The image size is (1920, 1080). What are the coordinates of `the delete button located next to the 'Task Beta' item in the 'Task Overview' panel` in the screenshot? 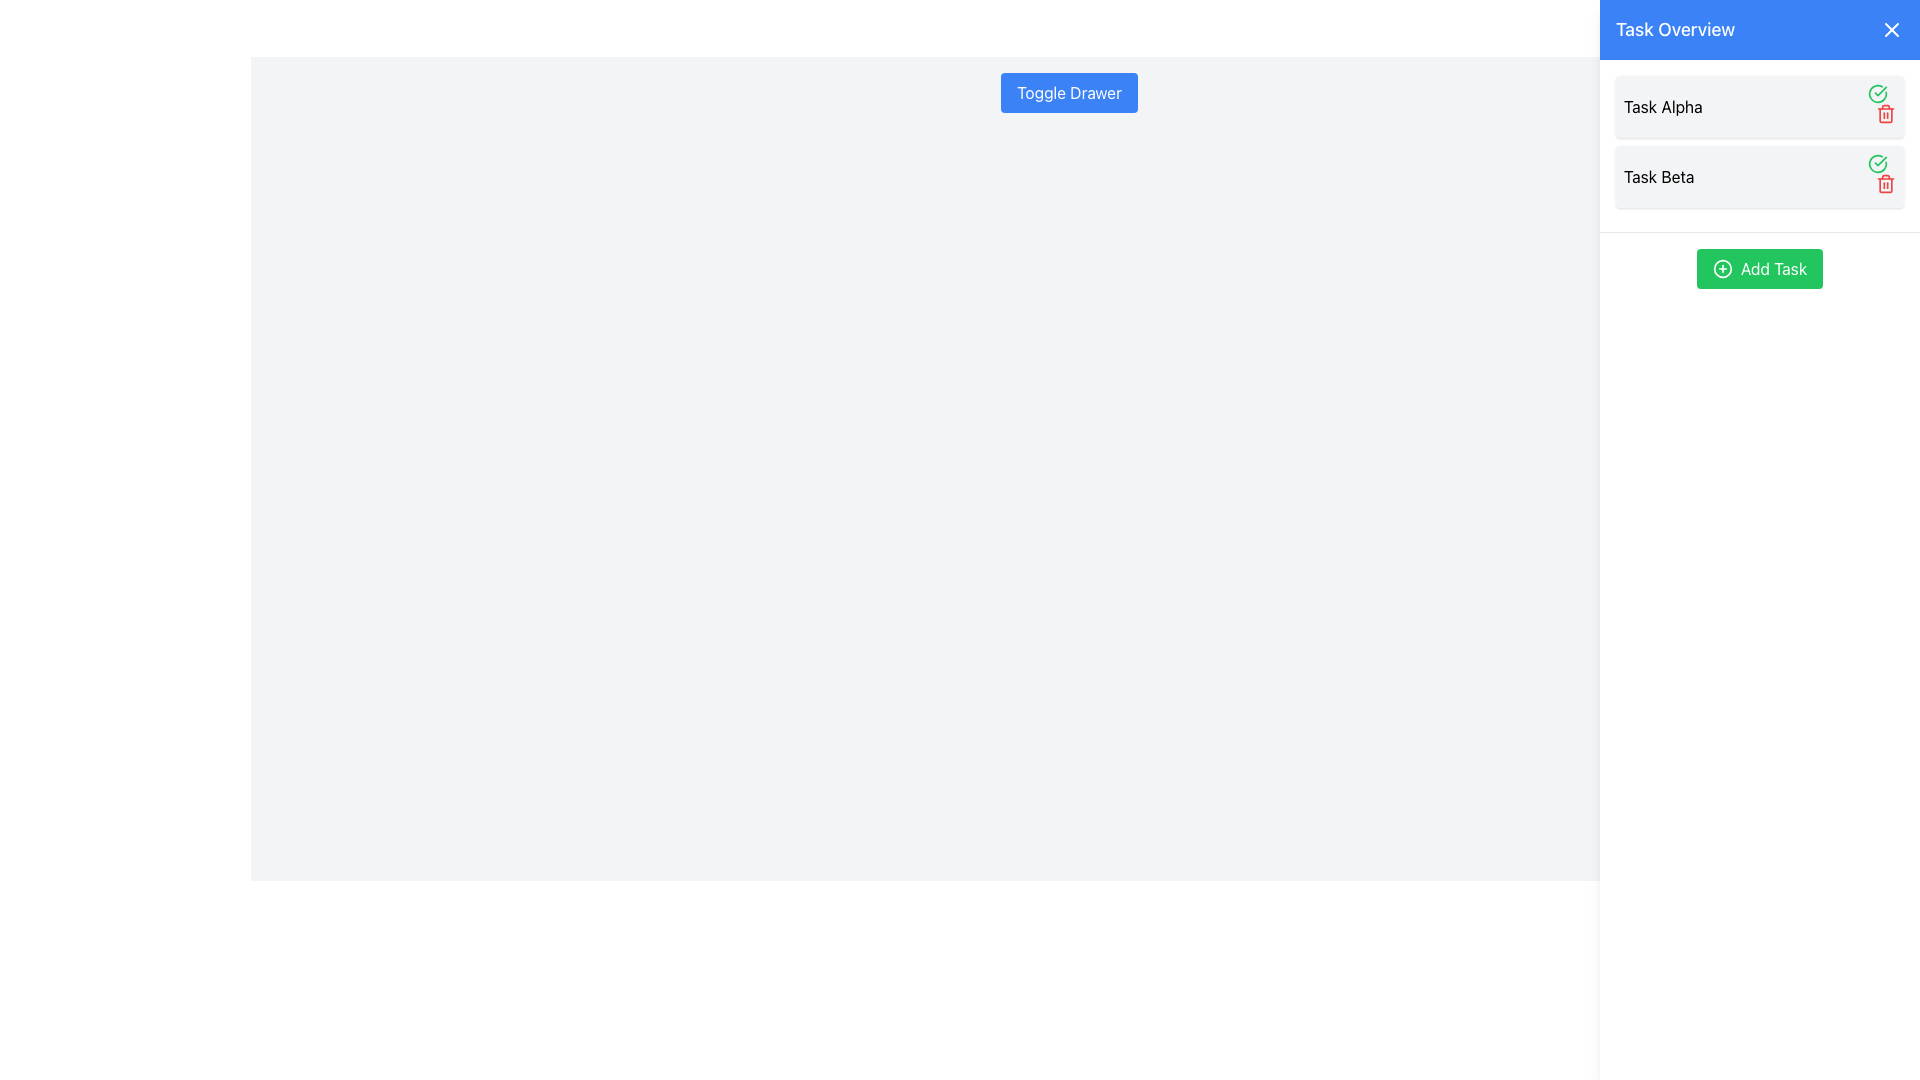 It's located at (1885, 184).